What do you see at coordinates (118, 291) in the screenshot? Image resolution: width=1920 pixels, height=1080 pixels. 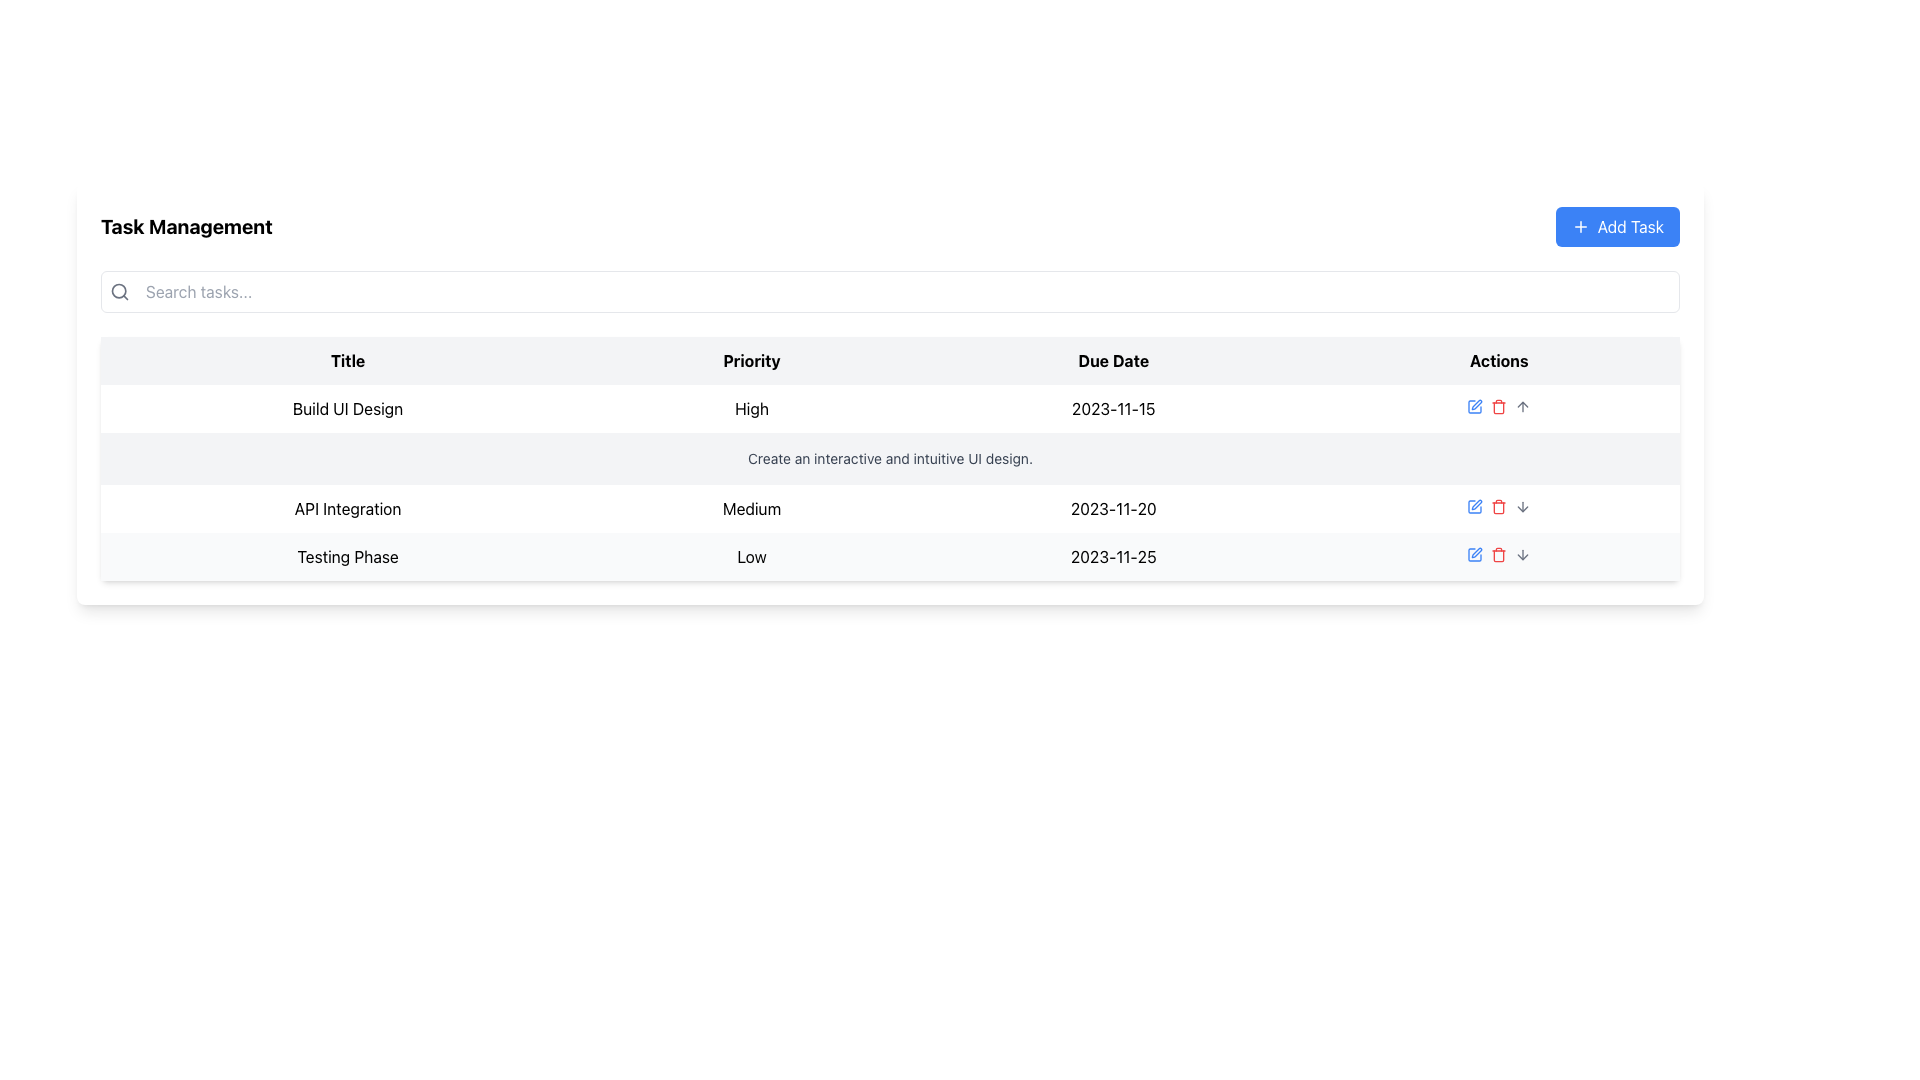 I see `the decorative circular graphic icon part of the search functionality, which visually represents the lens of the magnifying glass icon located to the left of the input field` at bounding box center [118, 291].